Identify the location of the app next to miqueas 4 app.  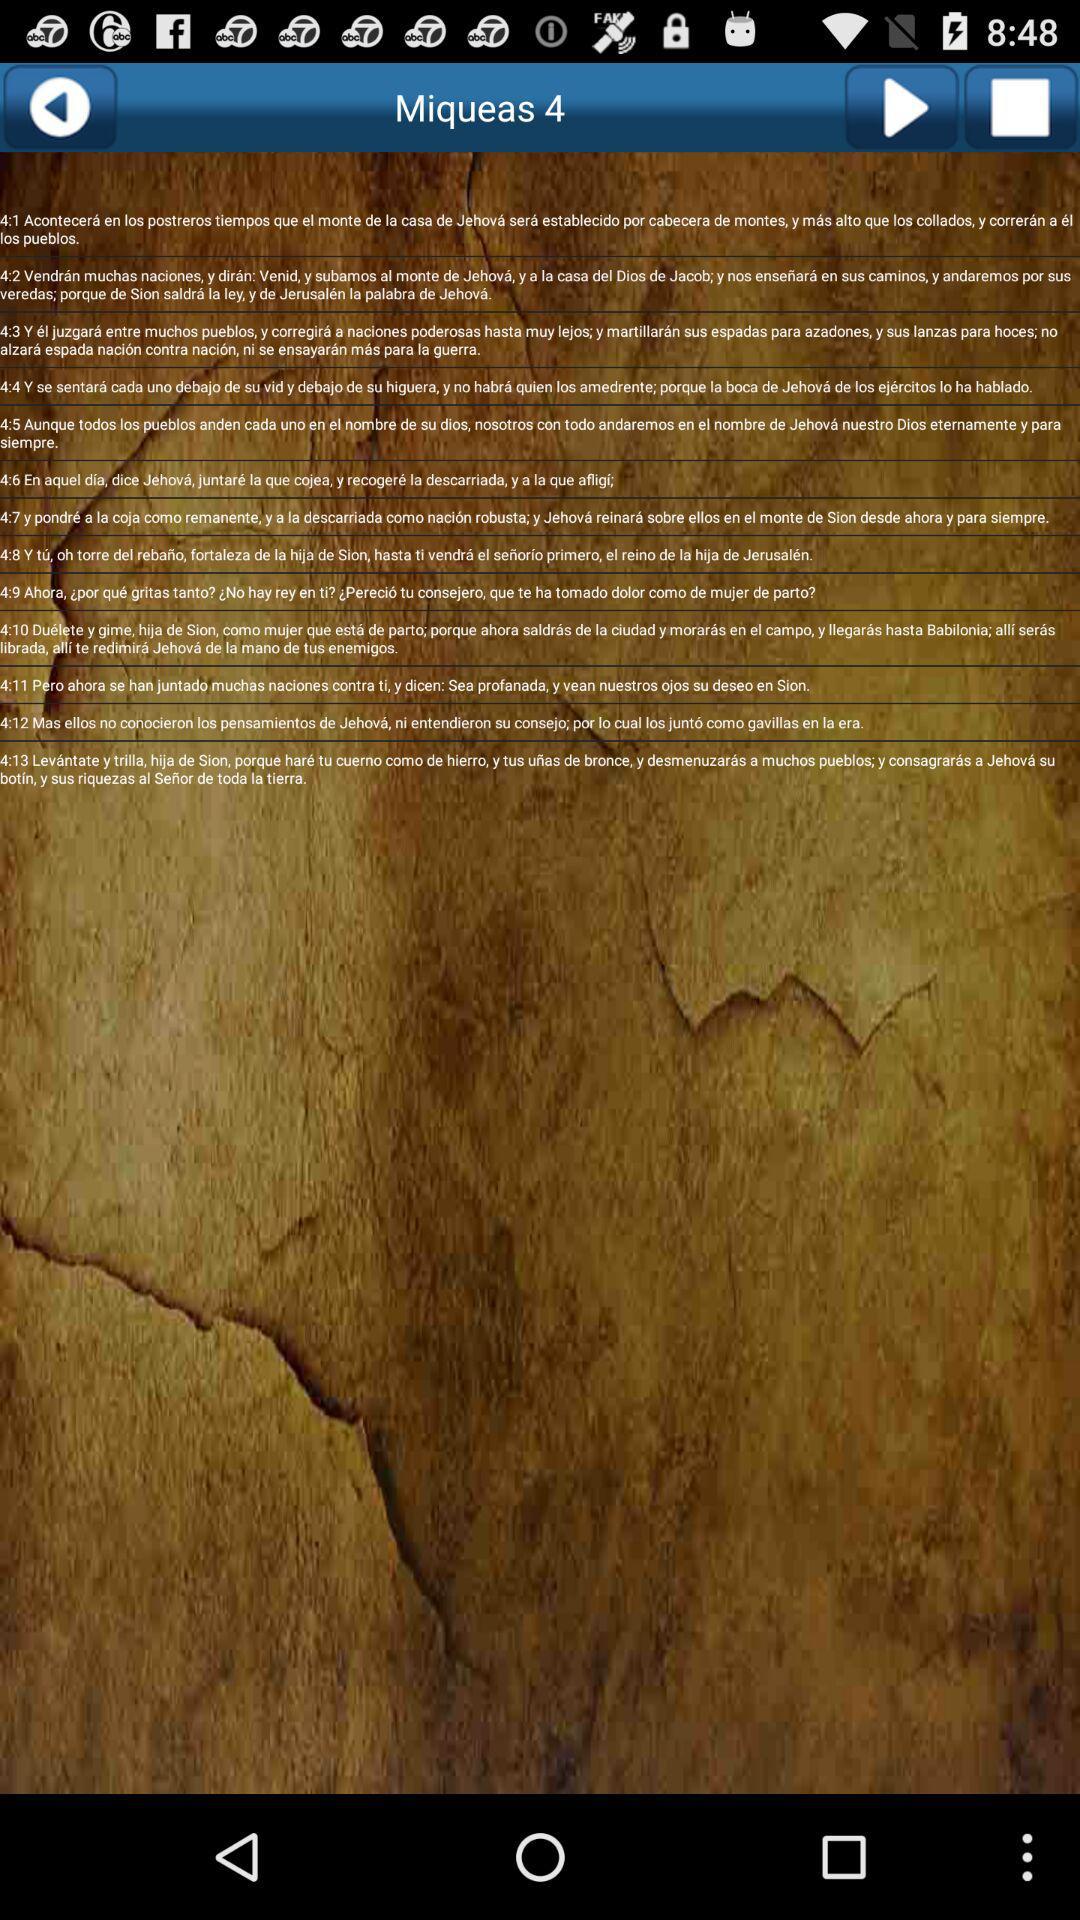
(901, 106).